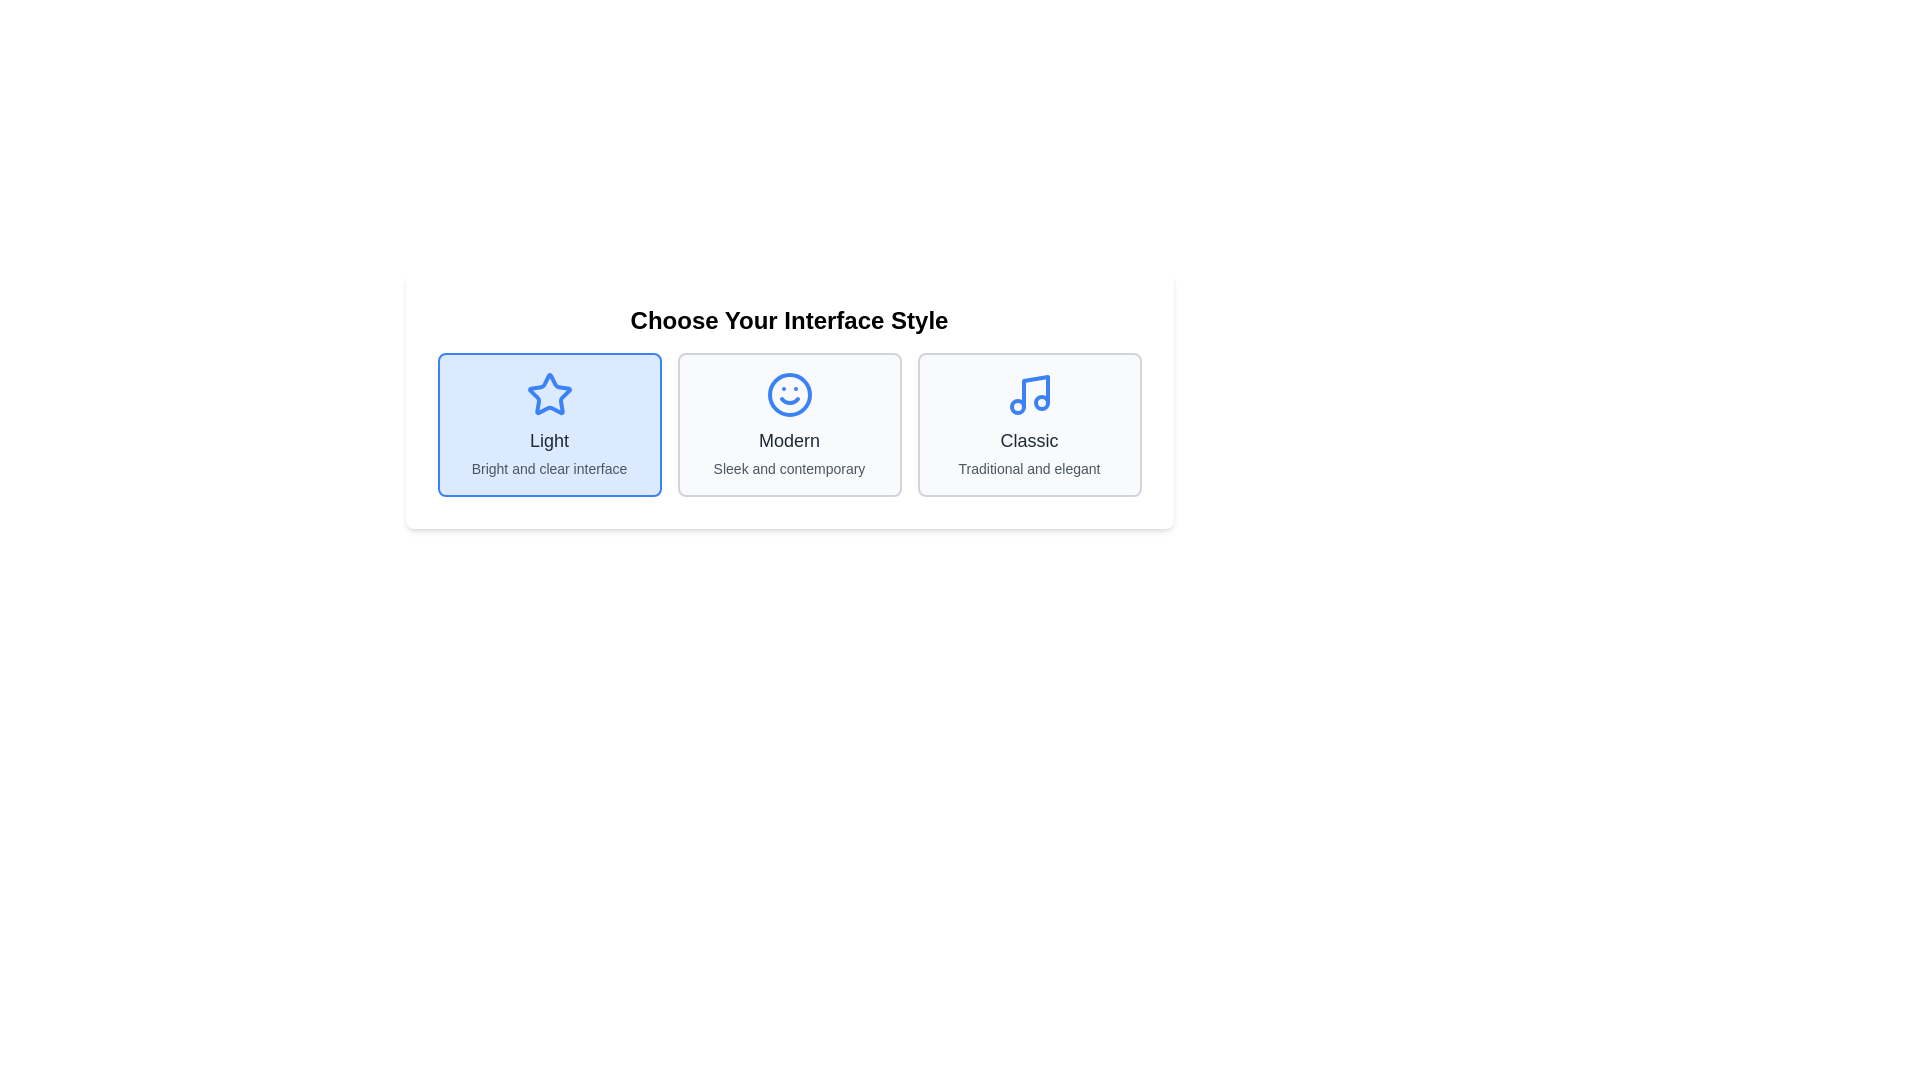  I want to click on the 'Classic' text option in the vertically aligned layout containing a blue musical note icon above it, so click(1029, 423).